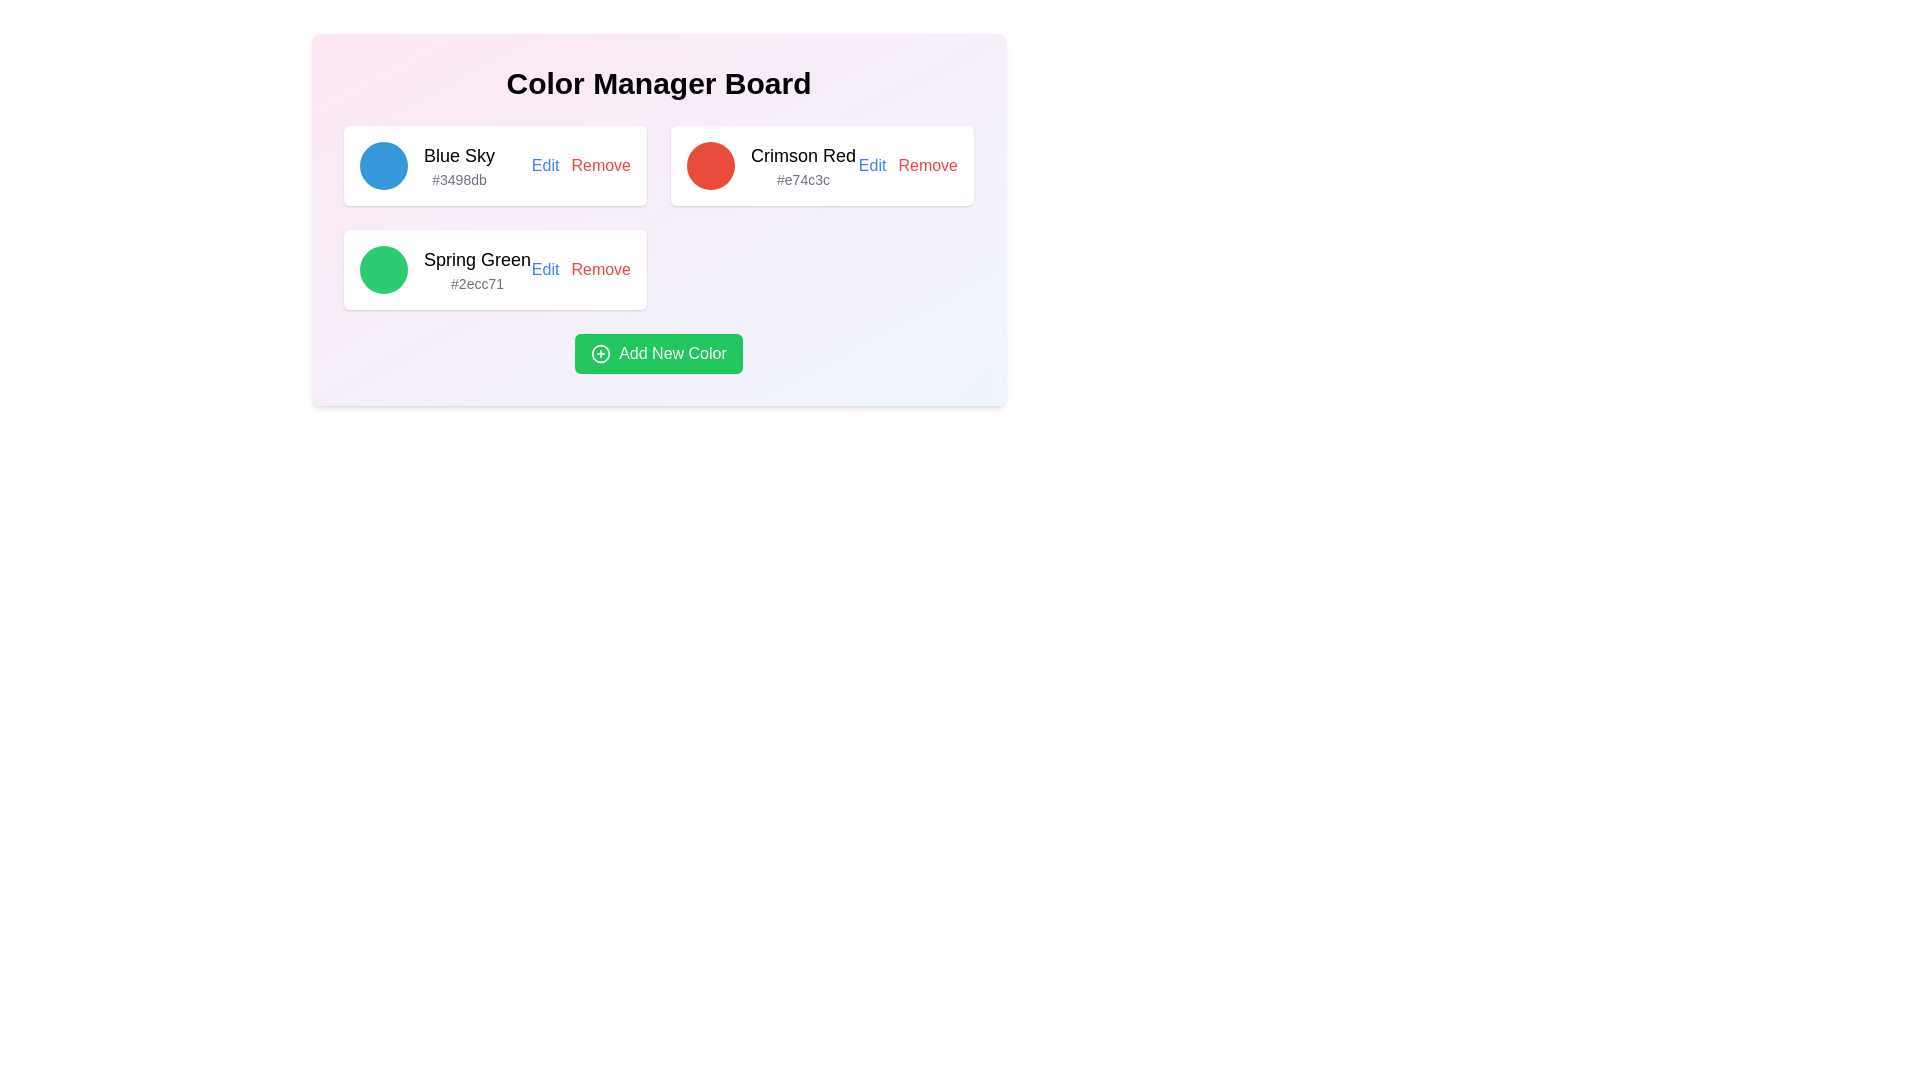 This screenshot has height=1080, width=1920. What do you see at coordinates (803, 164) in the screenshot?
I see `the text element displaying 'Crimson Red' and its hexadecimal code '#e74c3c' within the second item of the color list in the 'Color Manager Board'` at bounding box center [803, 164].